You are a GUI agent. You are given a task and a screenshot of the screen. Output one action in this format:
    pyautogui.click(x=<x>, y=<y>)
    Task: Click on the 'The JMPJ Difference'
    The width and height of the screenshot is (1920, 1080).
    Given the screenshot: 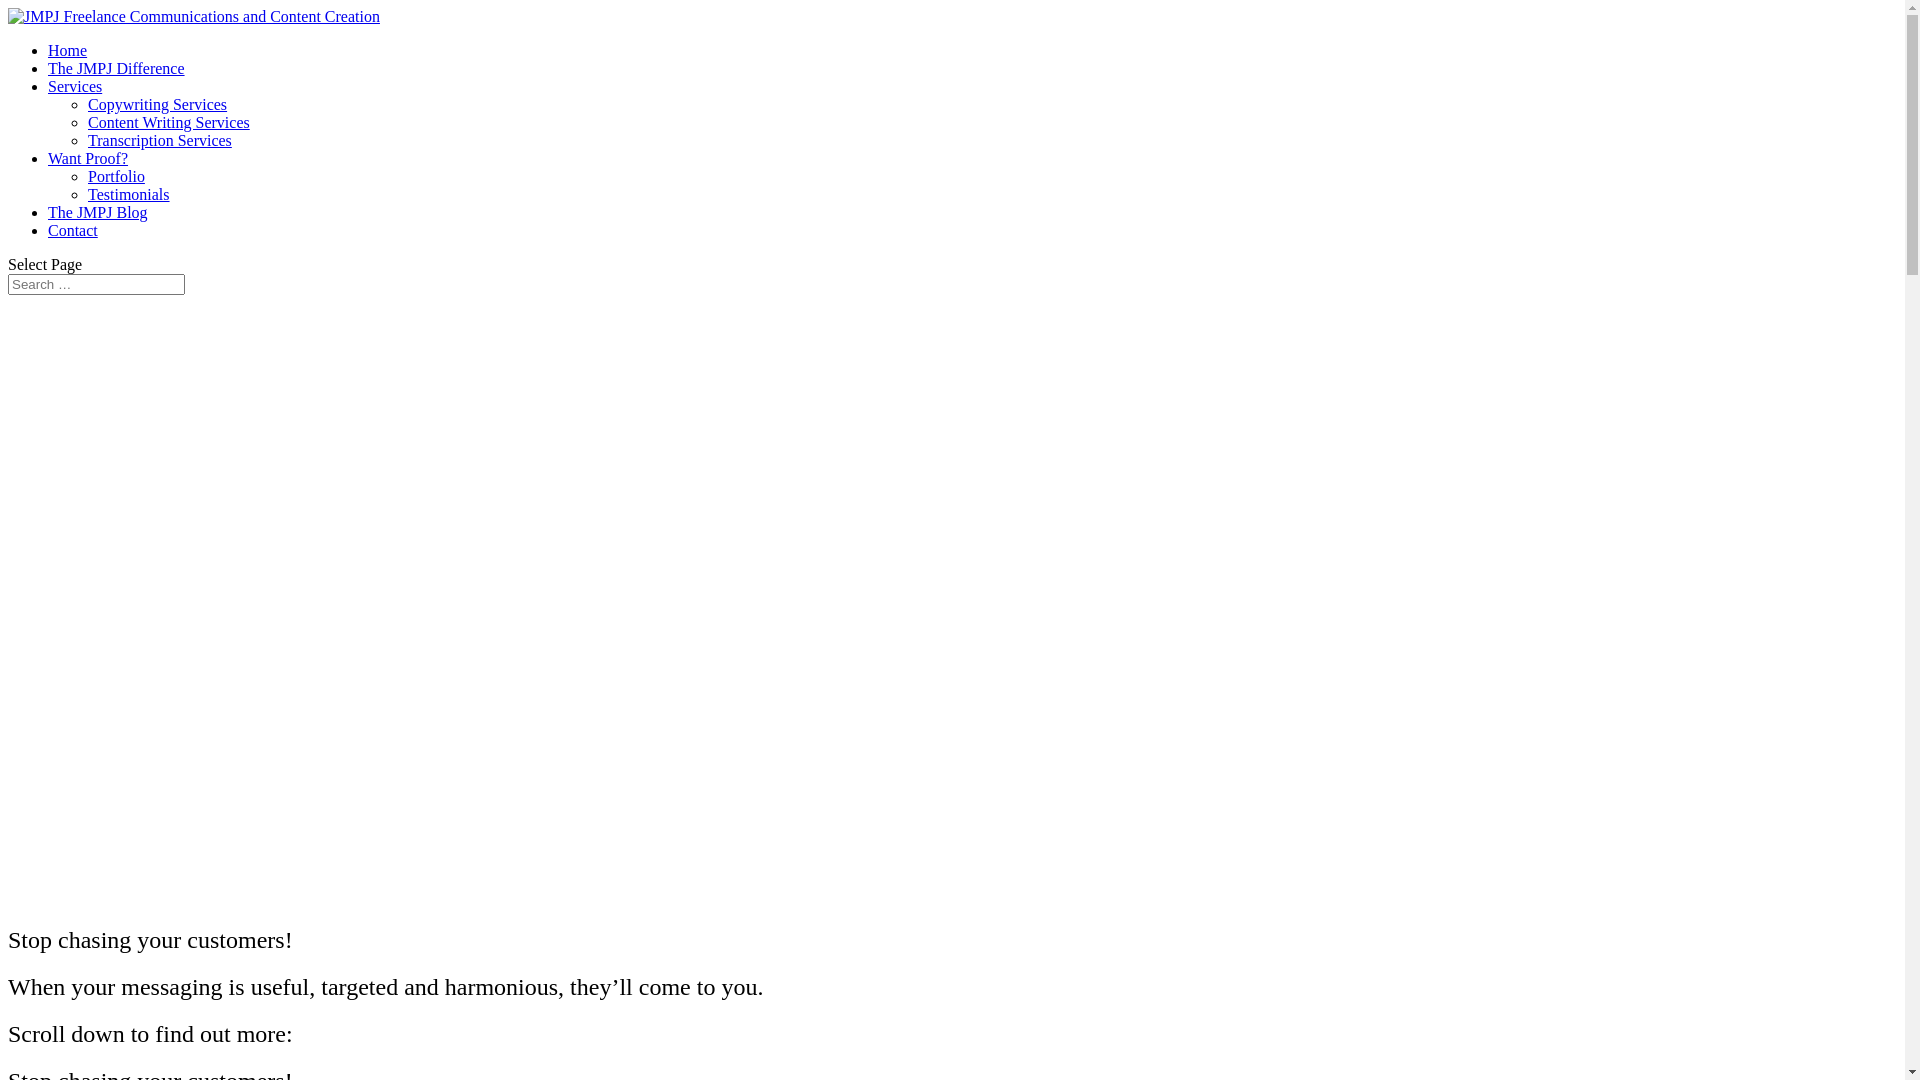 What is the action you would take?
    pyautogui.click(x=115, y=67)
    